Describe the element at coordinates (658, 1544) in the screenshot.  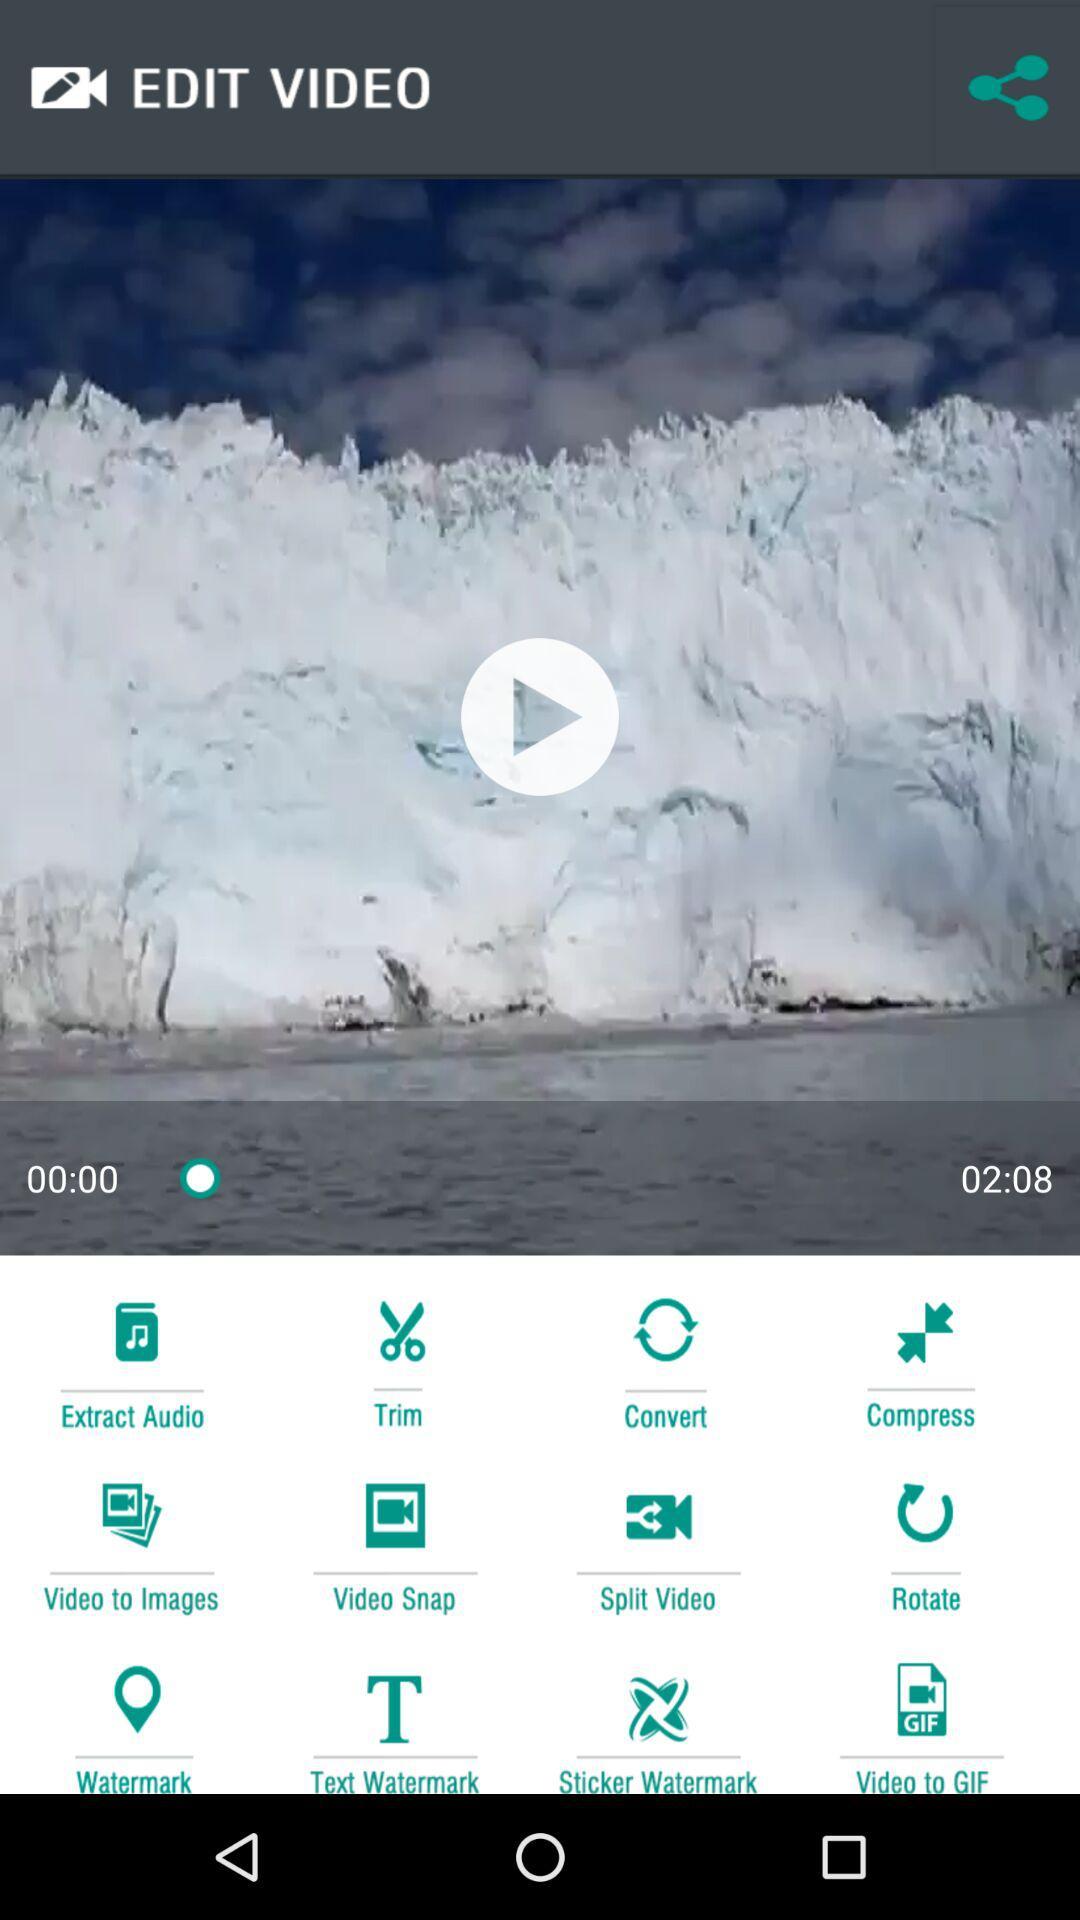
I see `split video` at that location.